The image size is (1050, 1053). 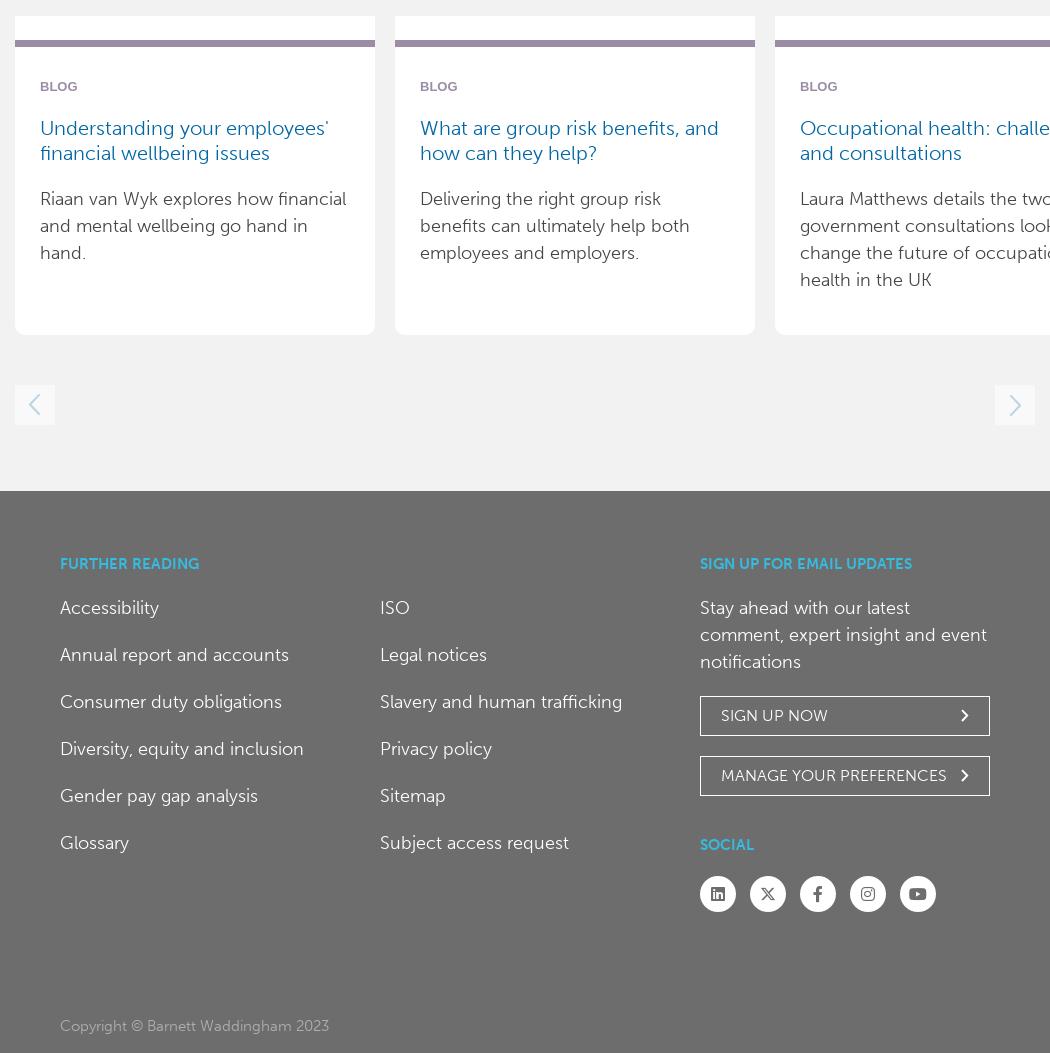 What do you see at coordinates (379, 747) in the screenshot?
I see `'Privacy policy'` at bounding box center [379, 747].